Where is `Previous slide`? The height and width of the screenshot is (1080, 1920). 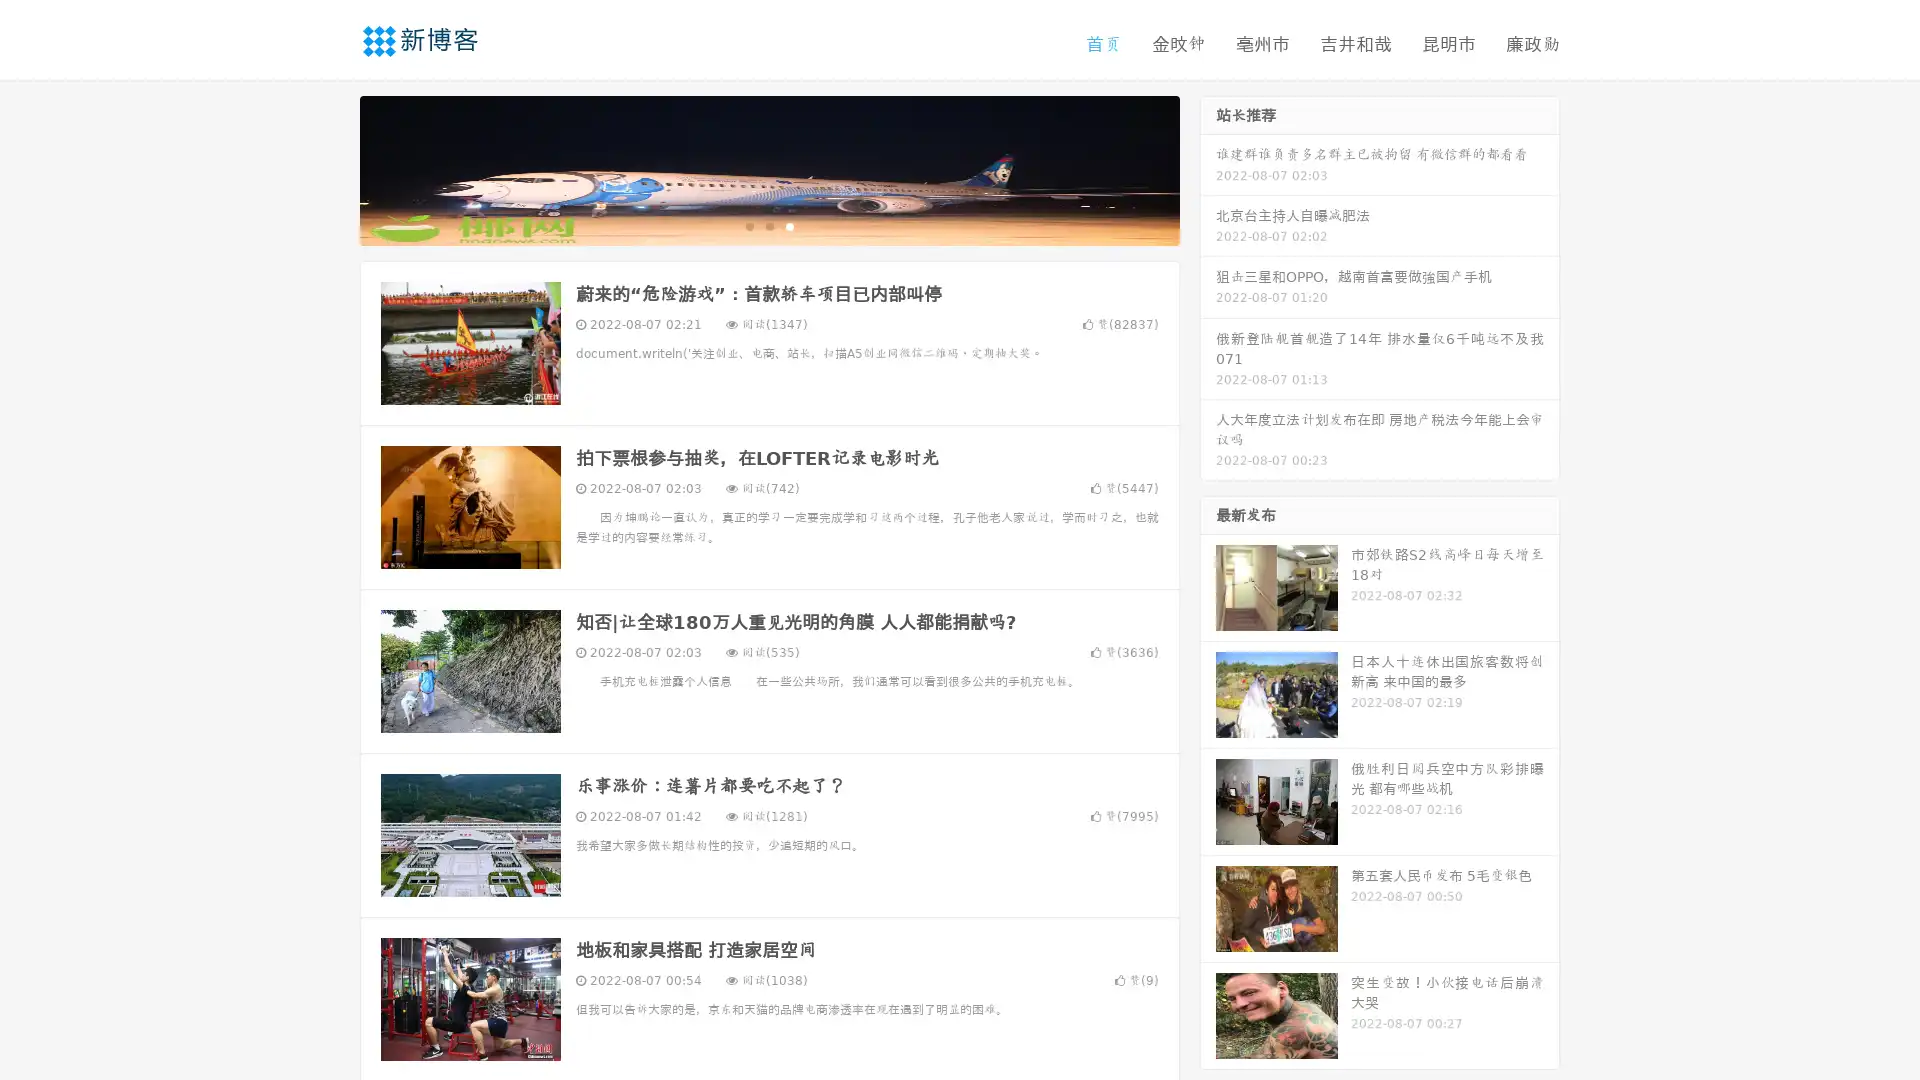
Previous slide is located at coordinates (330, 168).